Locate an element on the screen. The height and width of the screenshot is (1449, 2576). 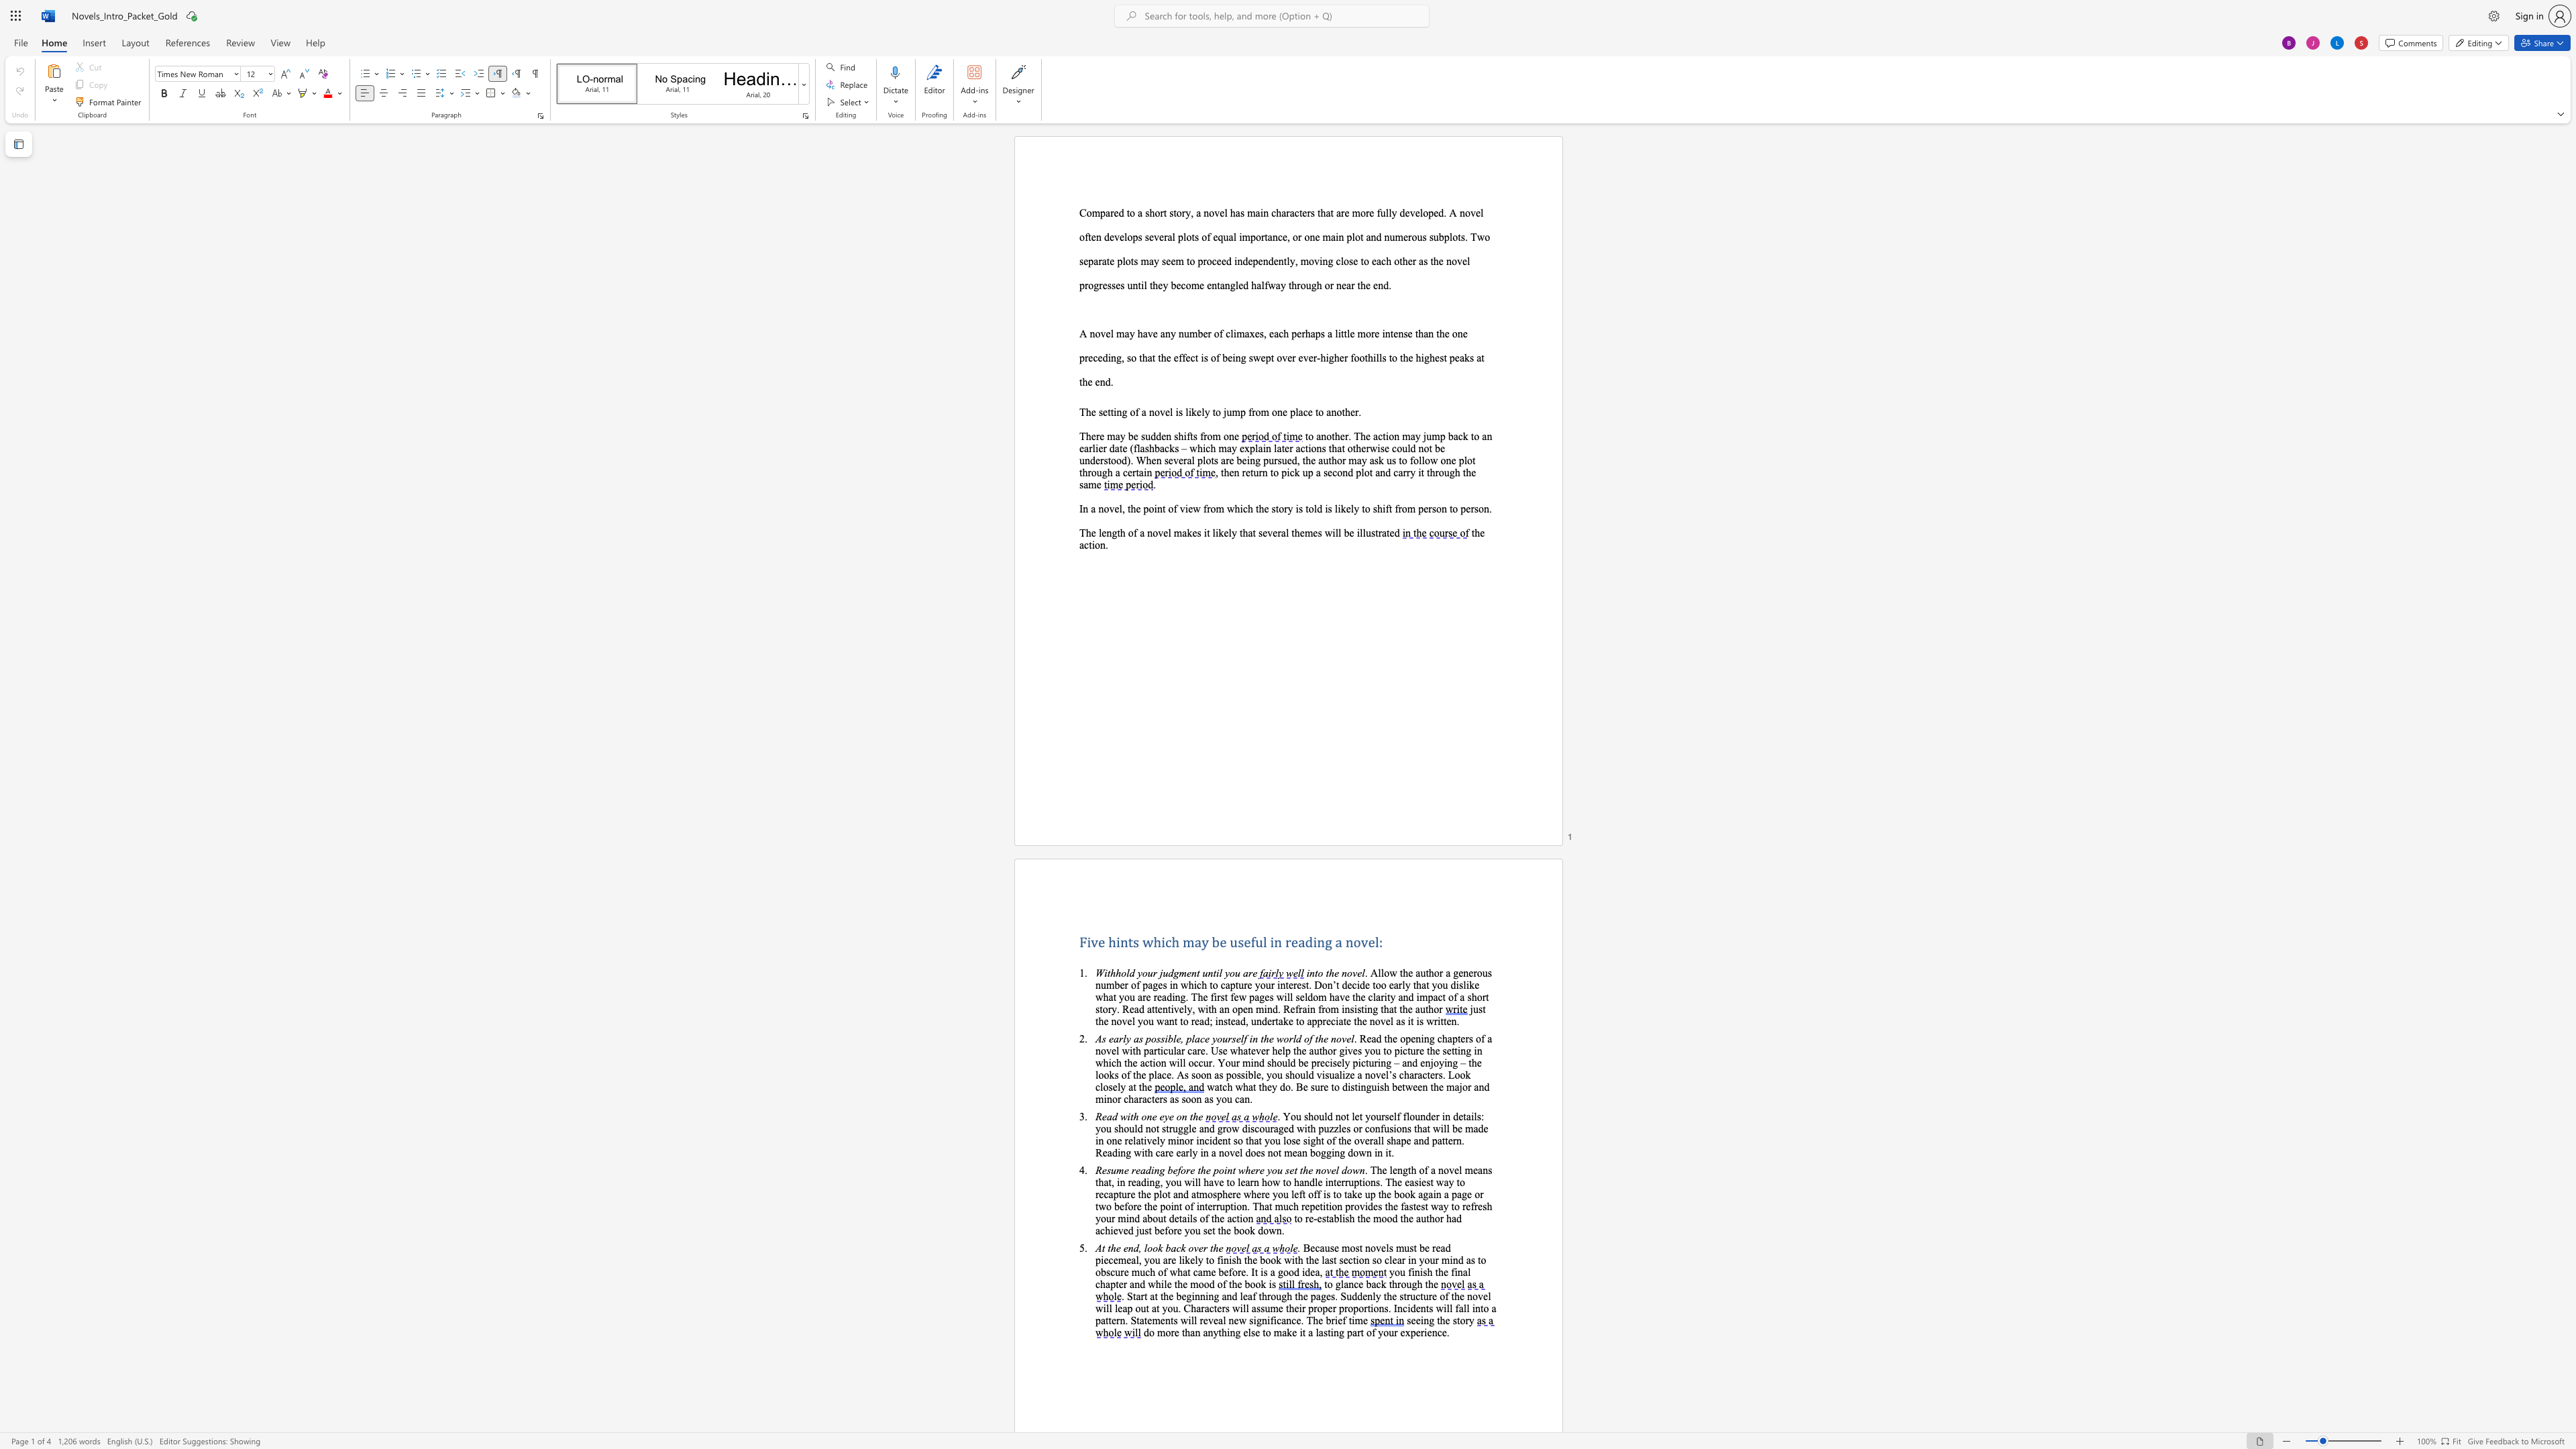
the 1th character "k" in the text is located at coordinates (1193, 411).